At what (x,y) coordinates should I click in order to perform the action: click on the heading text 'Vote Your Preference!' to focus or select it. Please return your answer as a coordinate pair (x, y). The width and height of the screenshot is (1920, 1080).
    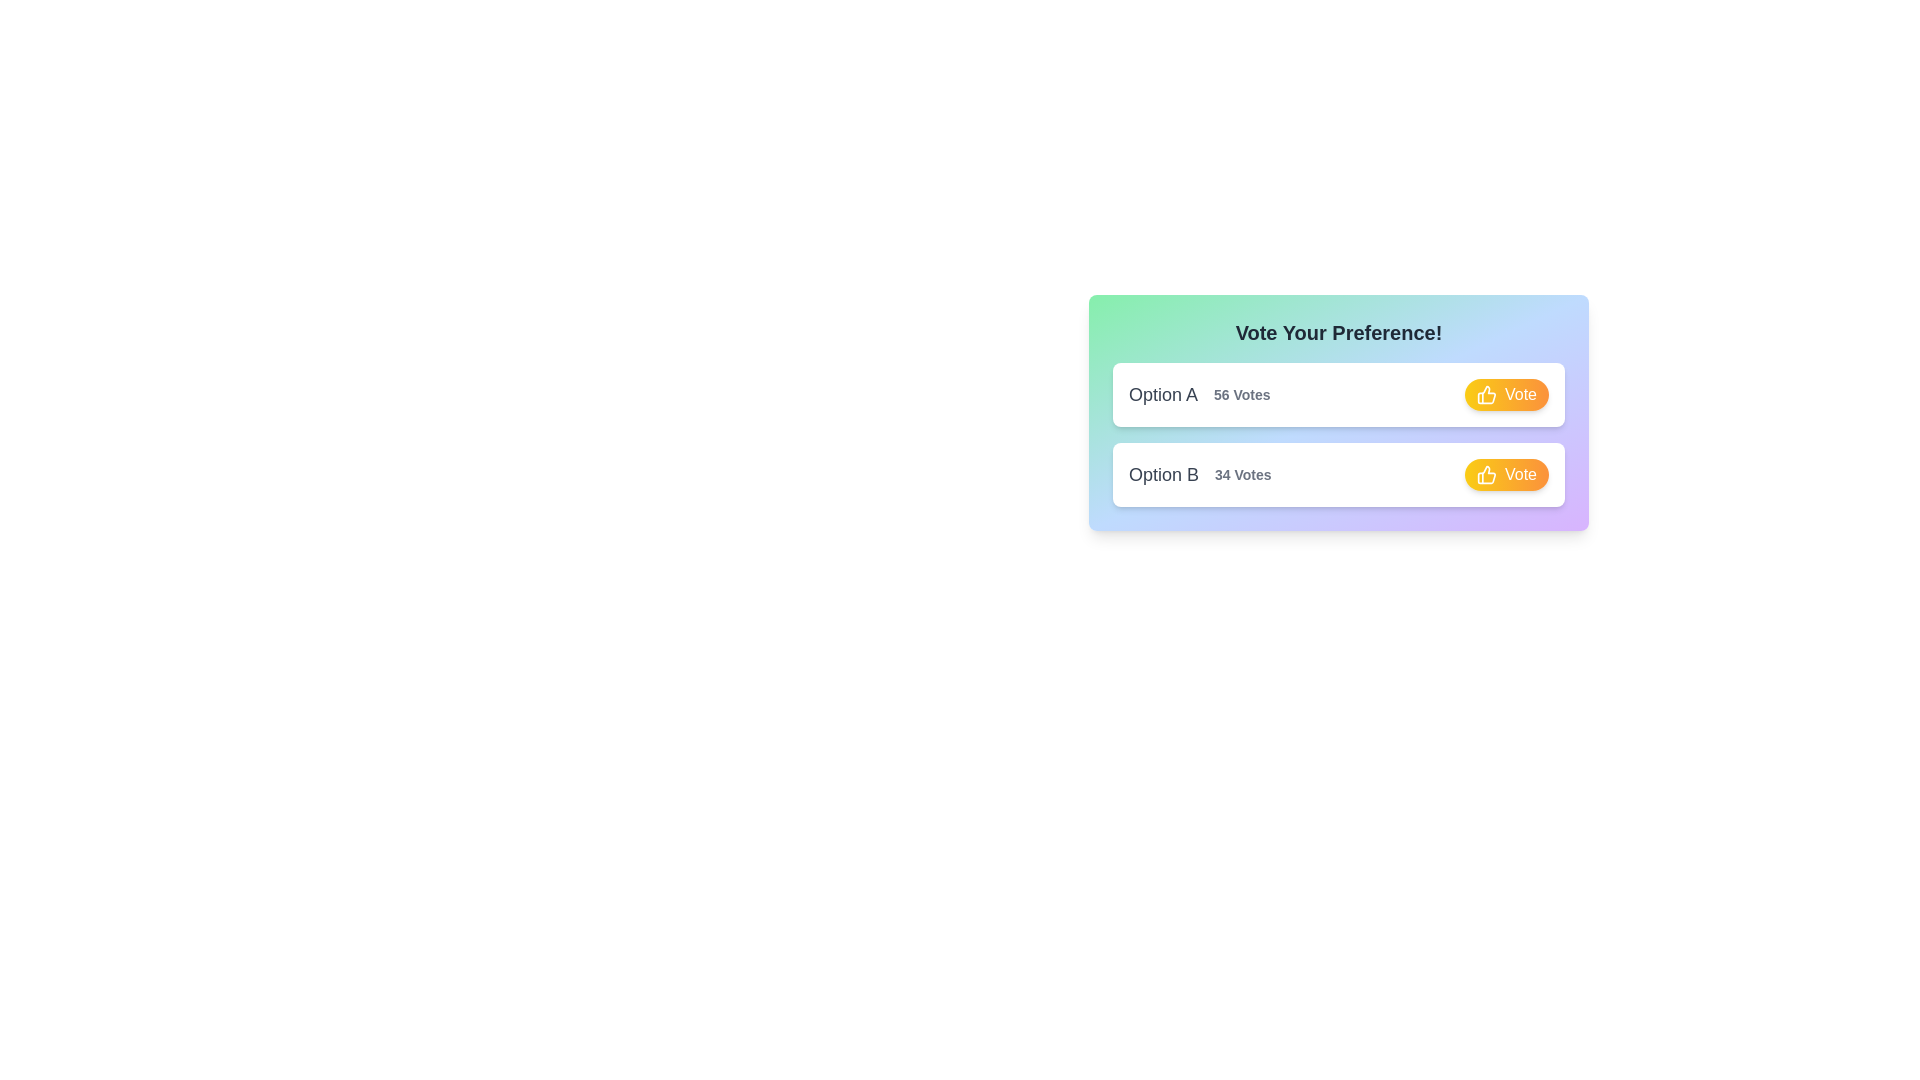
    Looking at the image, I should click on (1339, 331).